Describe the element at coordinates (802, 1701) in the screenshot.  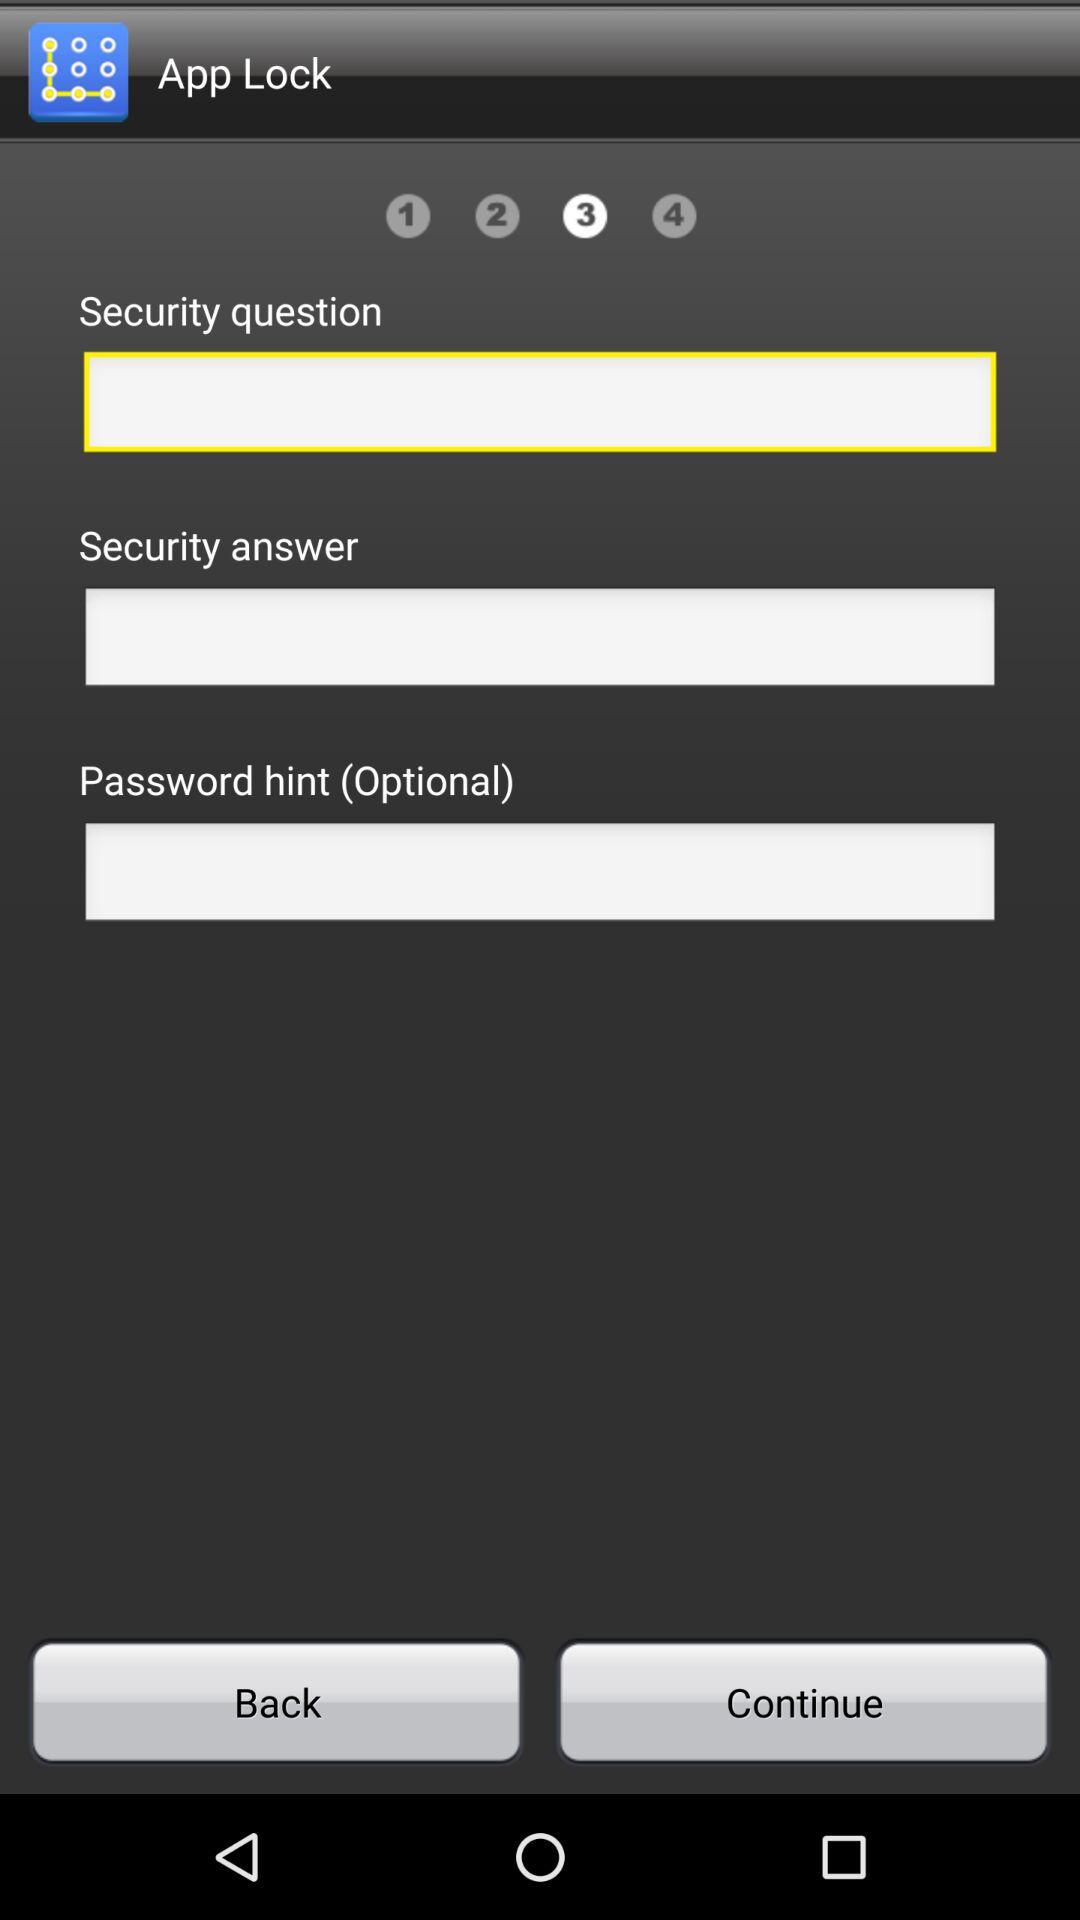
I see `continue item` at that location.